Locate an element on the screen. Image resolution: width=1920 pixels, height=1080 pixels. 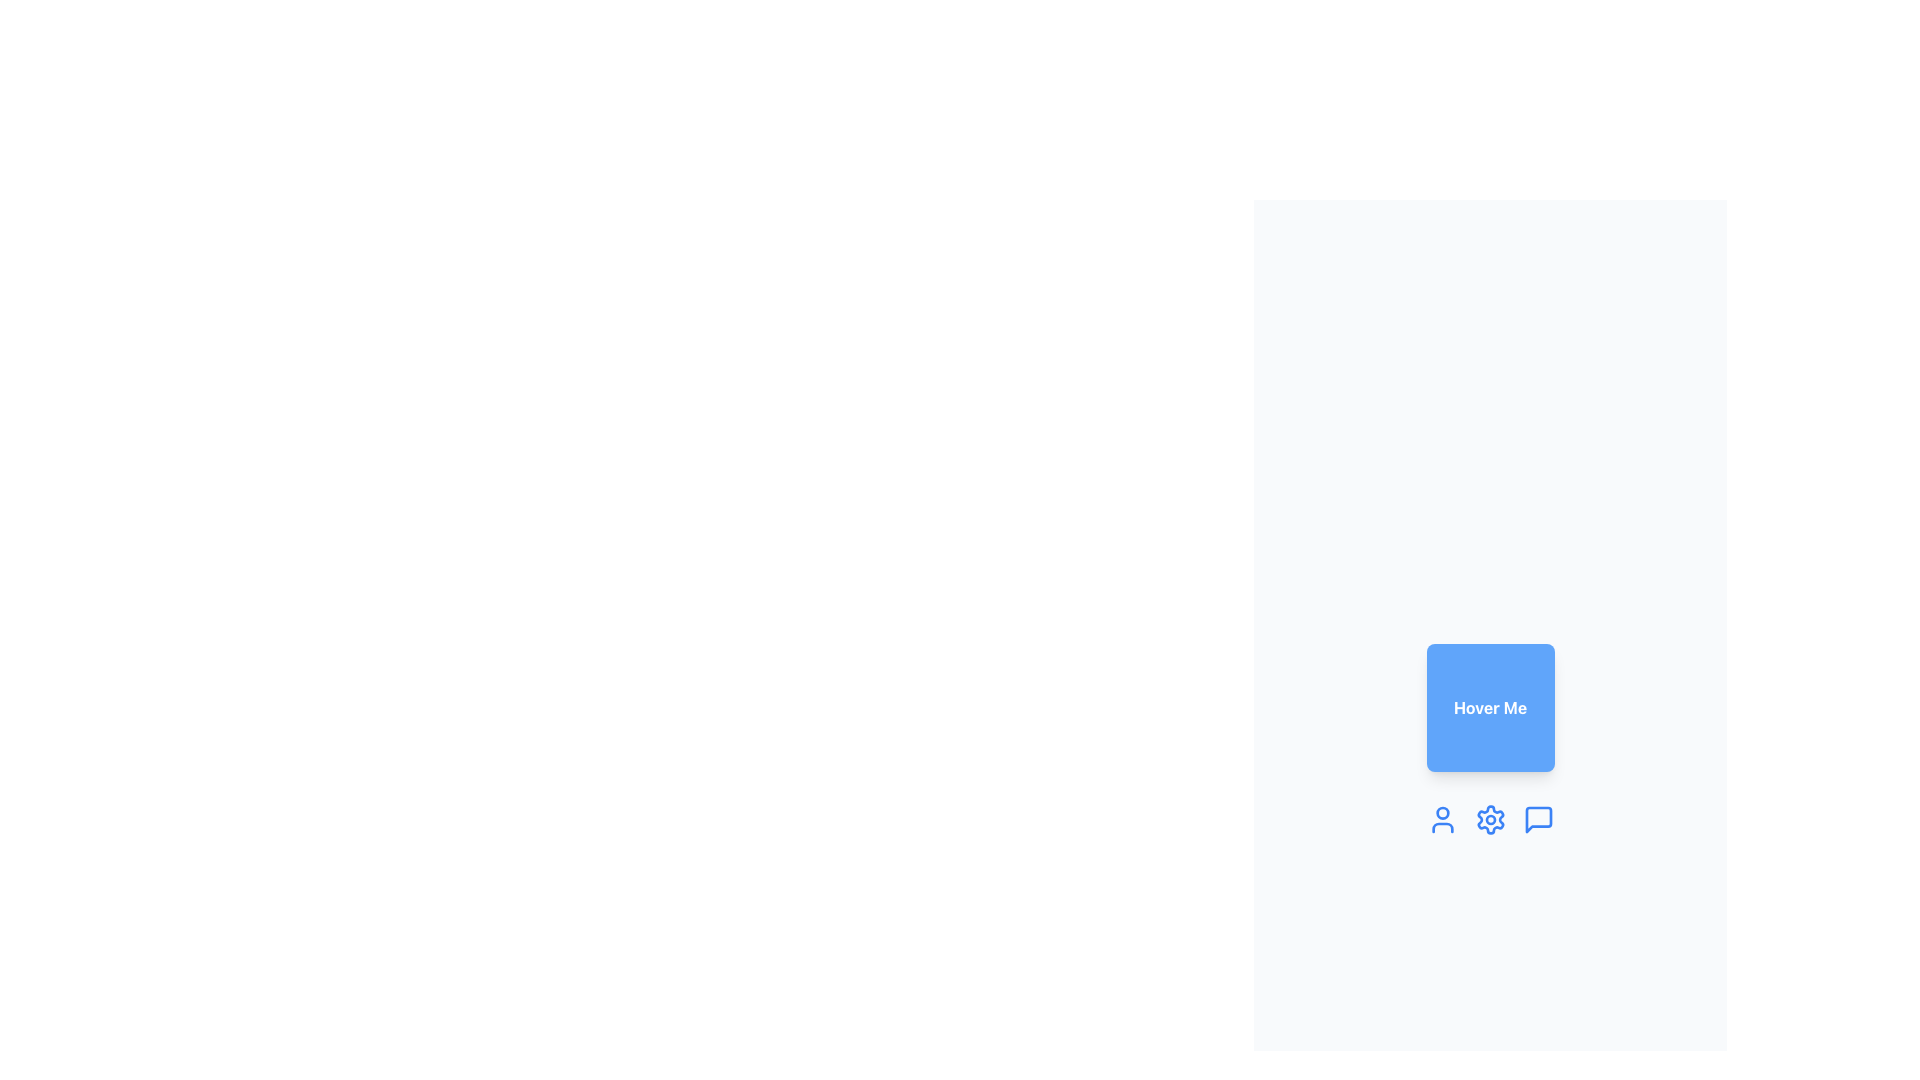
the bottom part of the user icon within the SVG graphic element, located below the 'Hover Me' blue button is located at coordinates (1442, 828).